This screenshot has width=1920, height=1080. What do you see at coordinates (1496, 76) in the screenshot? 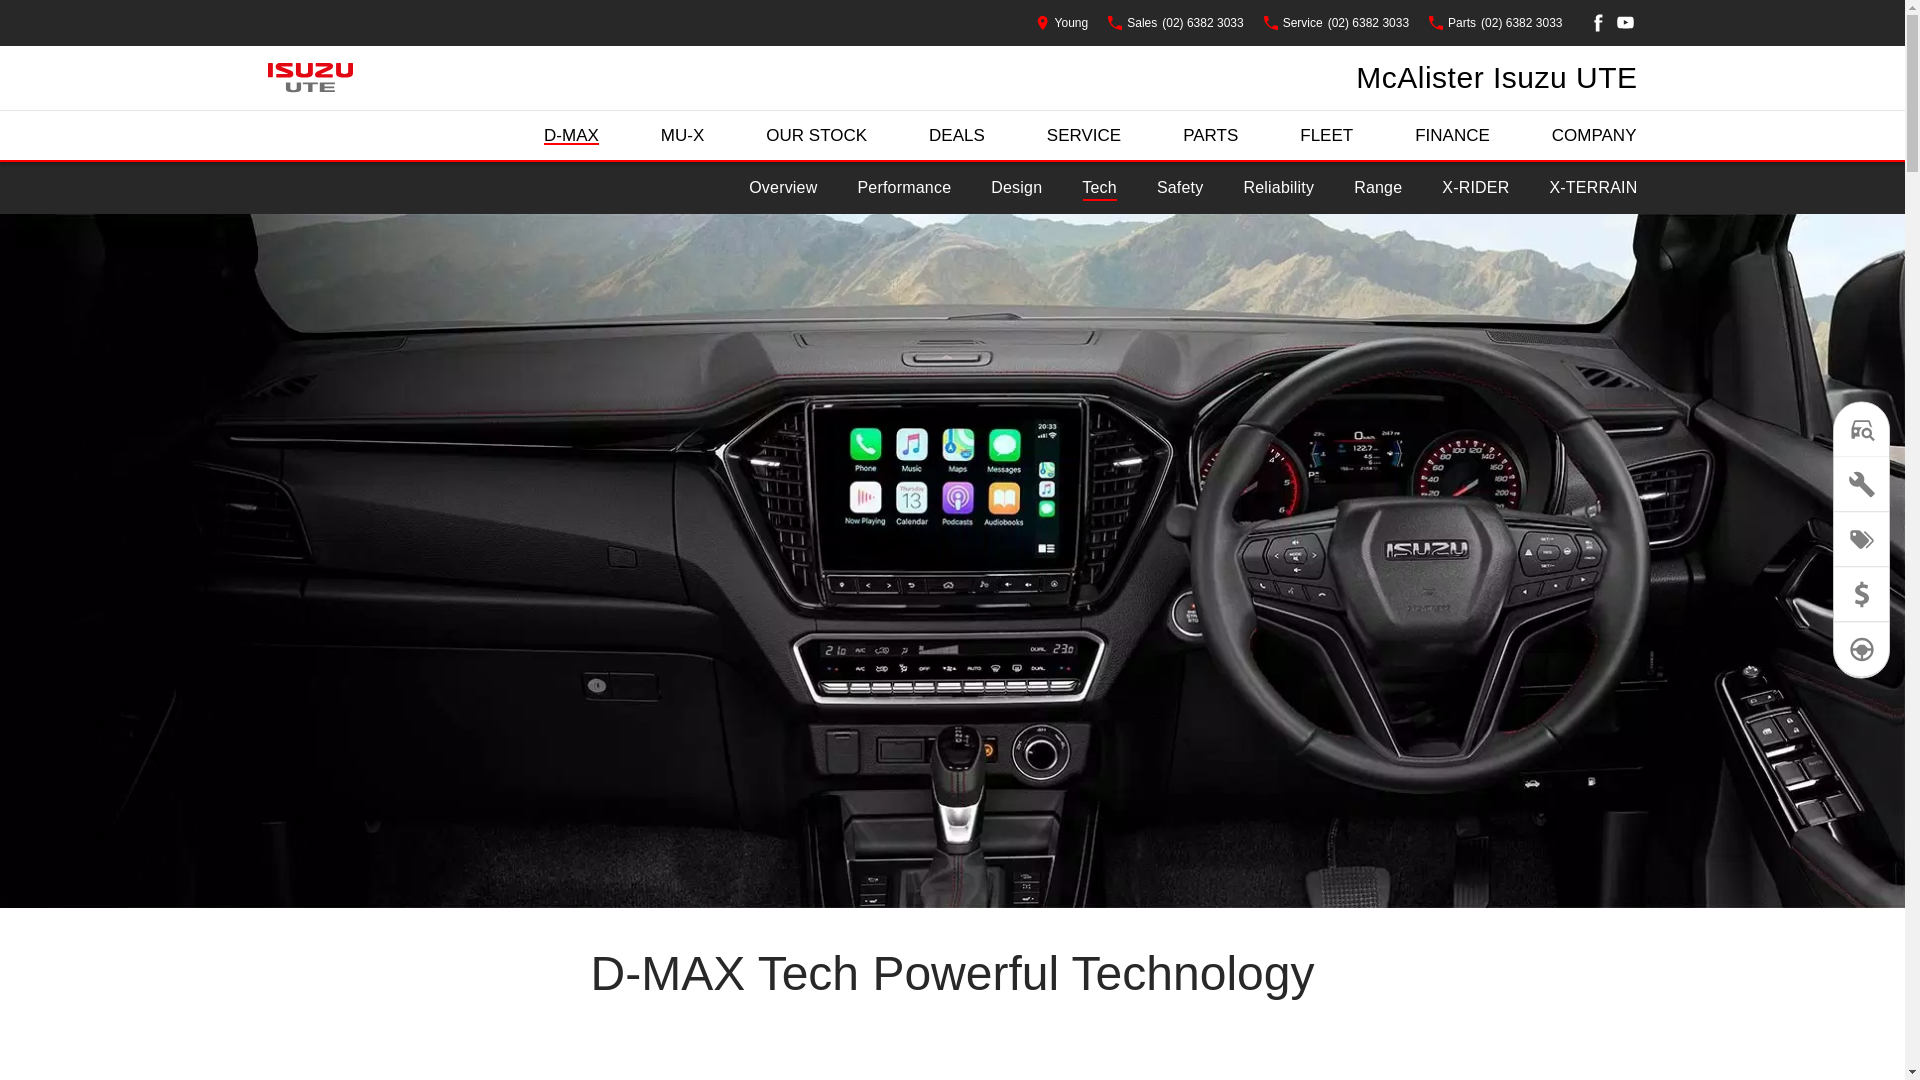
I see `'McAlister Isuzu UTE'` at bounding box center [1496, 76].